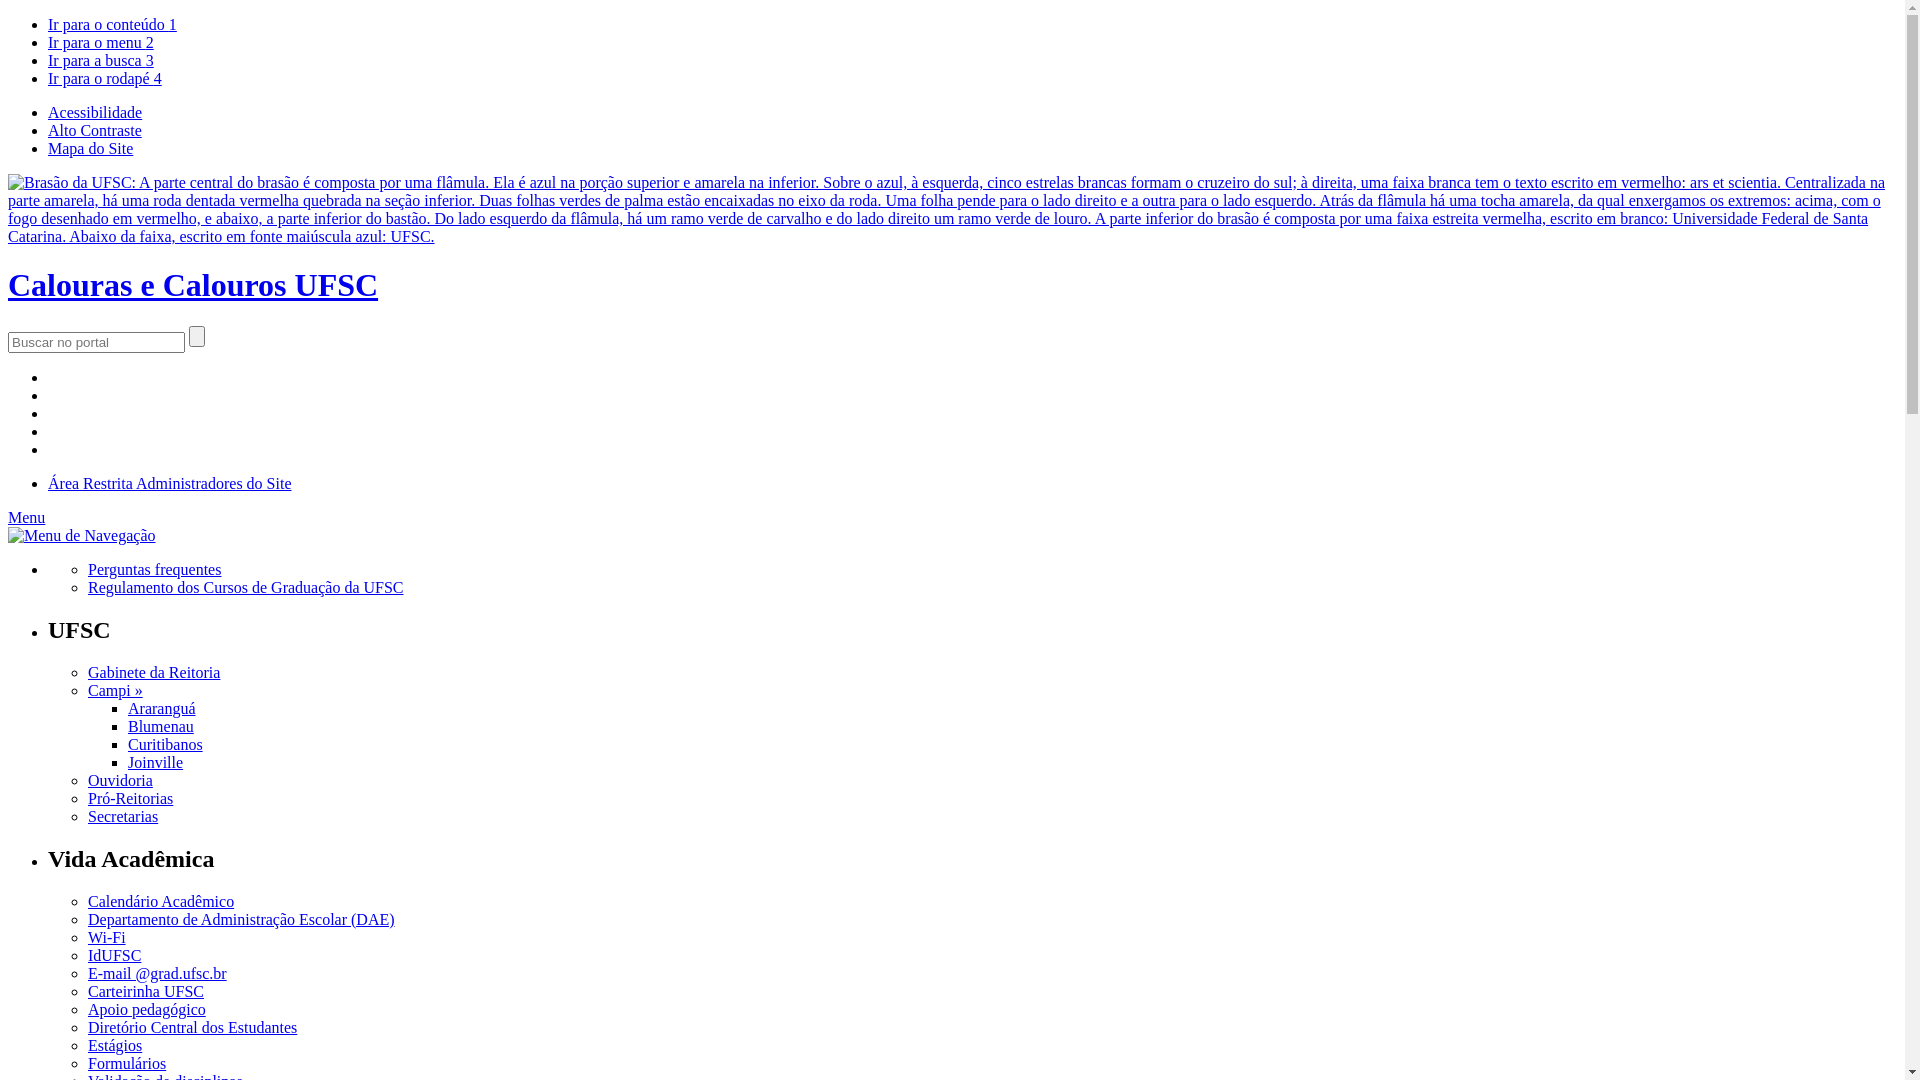  Describe the element at coordinates (99, 59) in the screenshot. I see `'Ir para a busca 3'` at that location.